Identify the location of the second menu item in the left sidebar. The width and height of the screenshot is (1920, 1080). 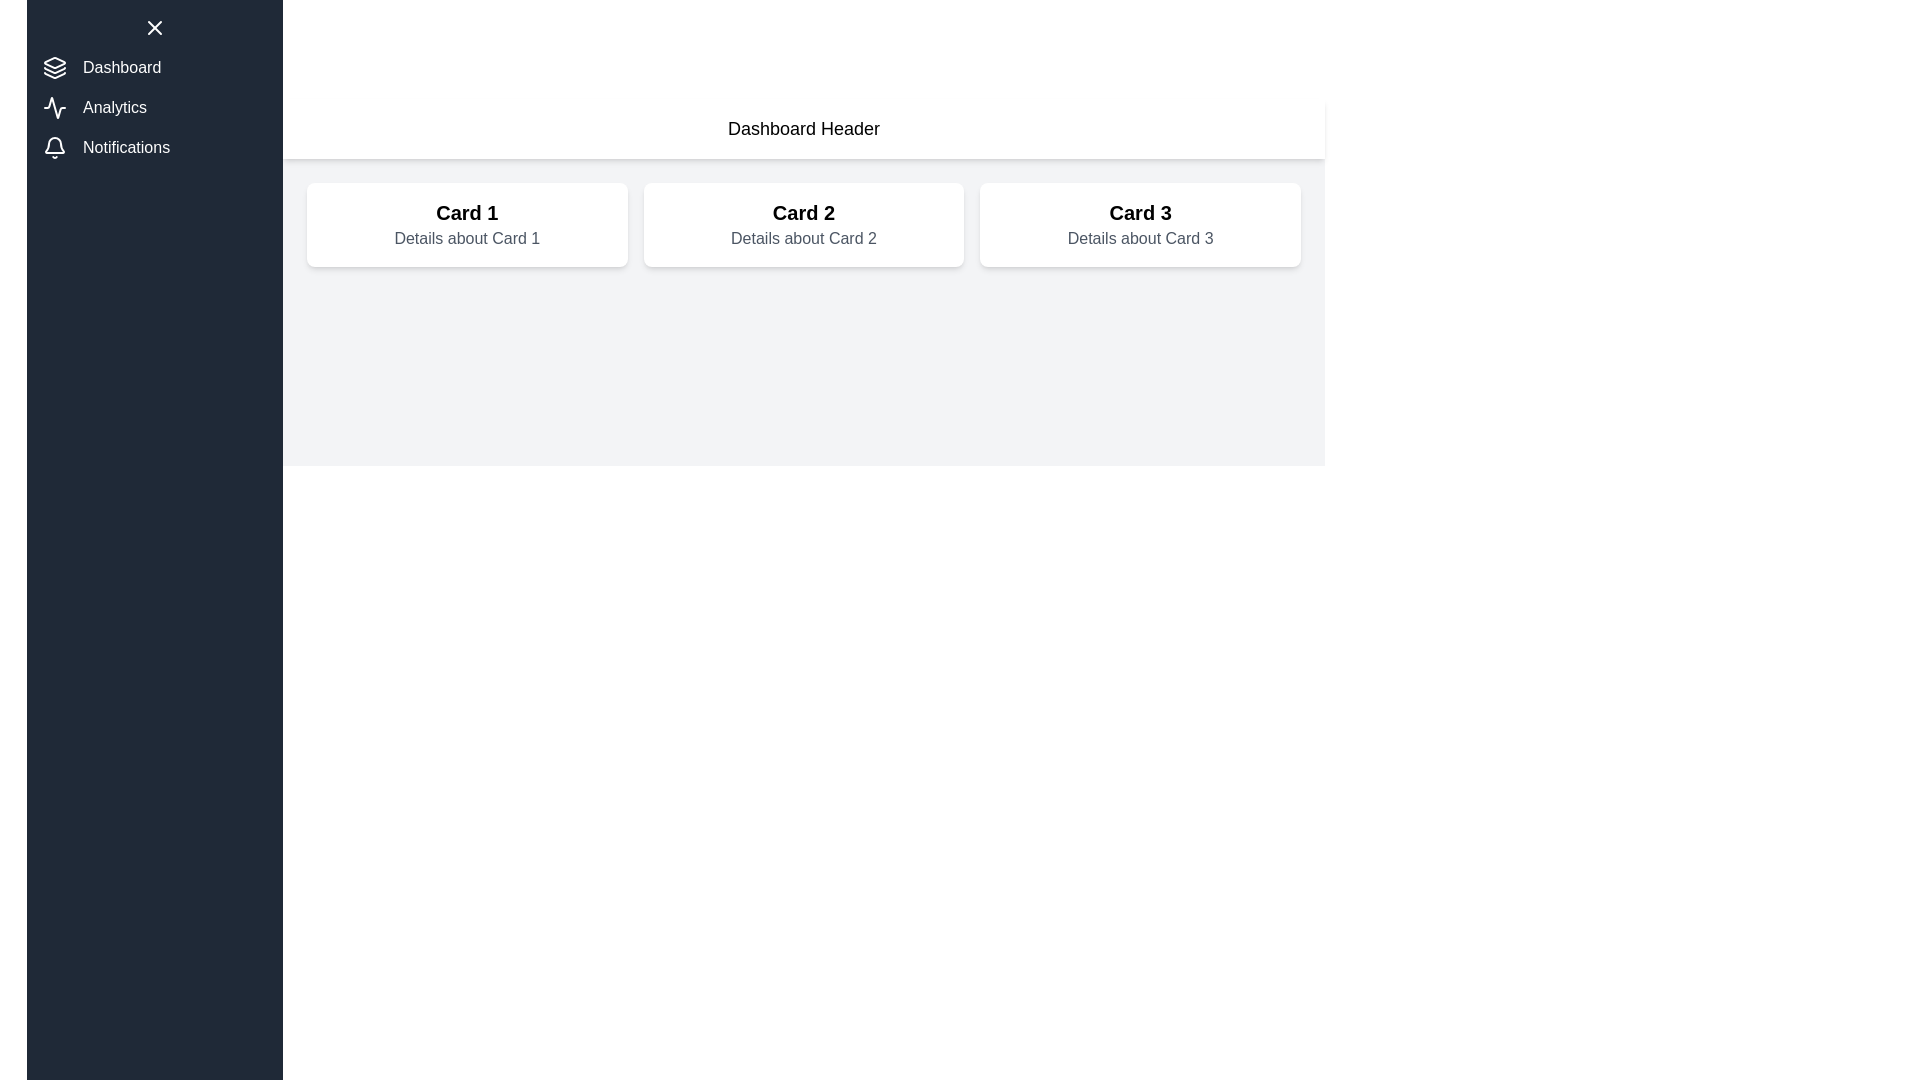
(153, 108).